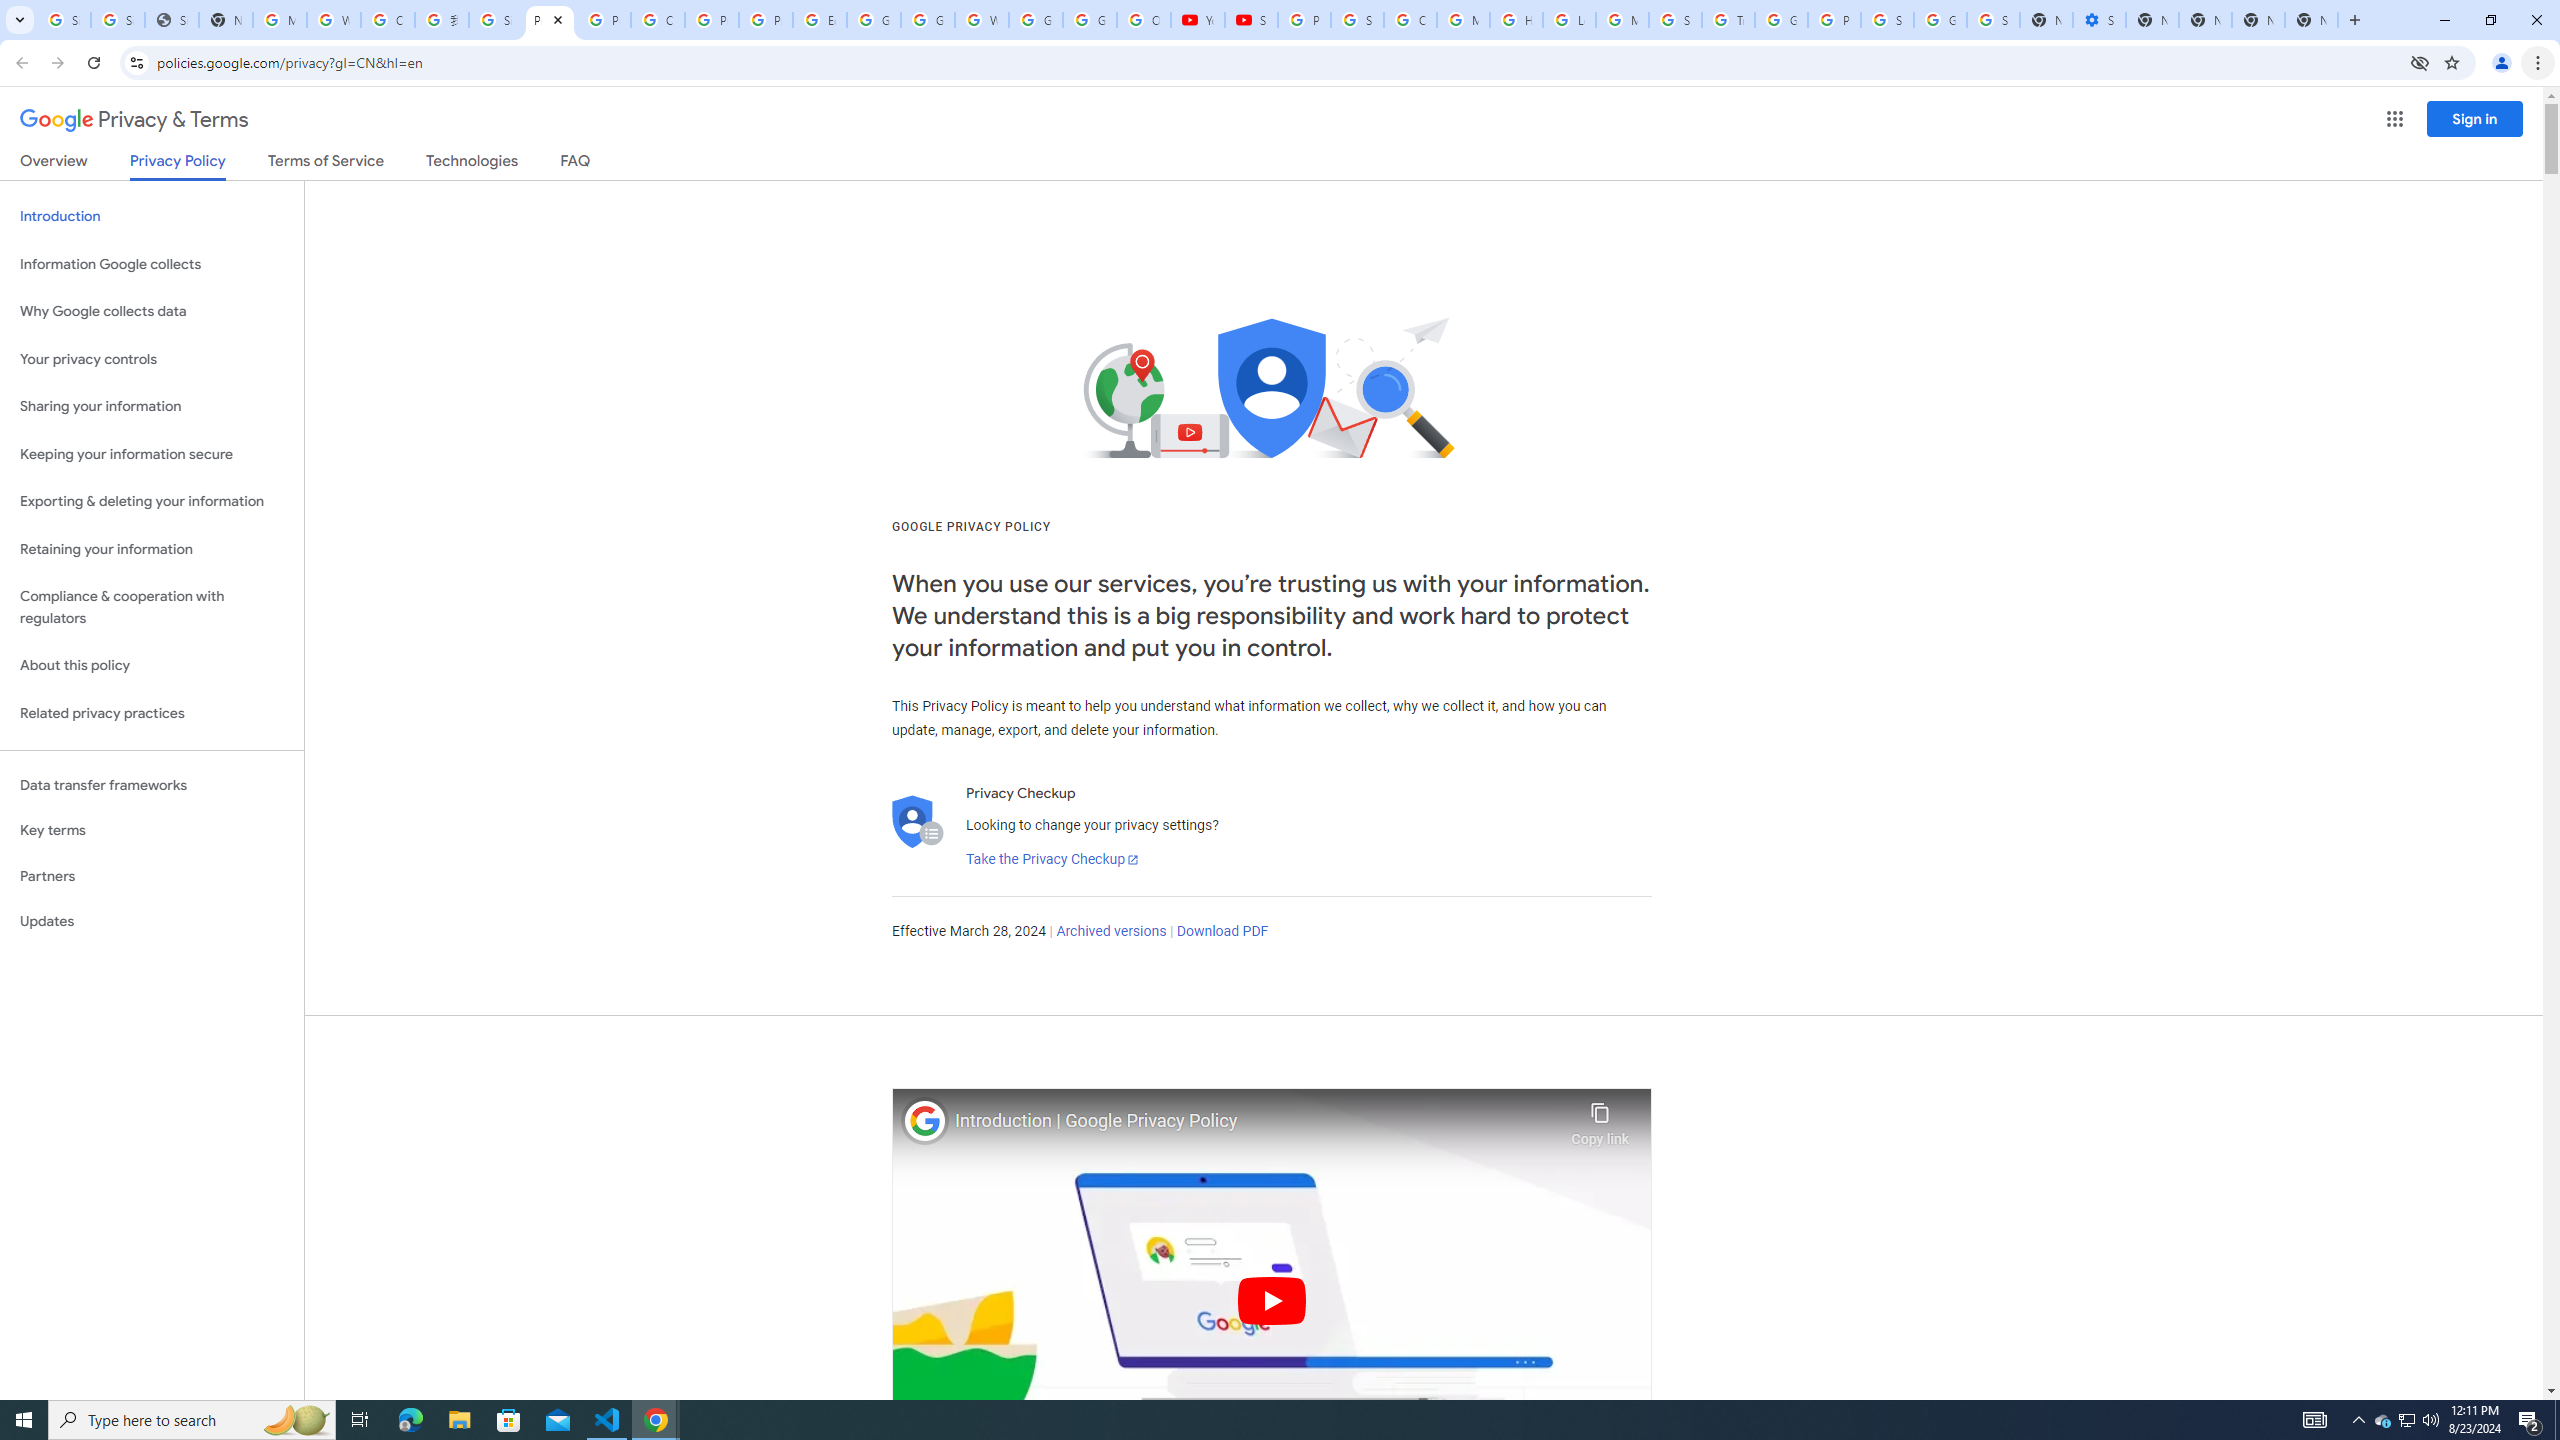 The width and height of the screenshot is (2560, 1440). What do you see at coordinates (1940, 19) in the screenshot?
I see `'Google Cybersecurity Innovations - Google Safety Center'` at bounding box center [1940, 19].